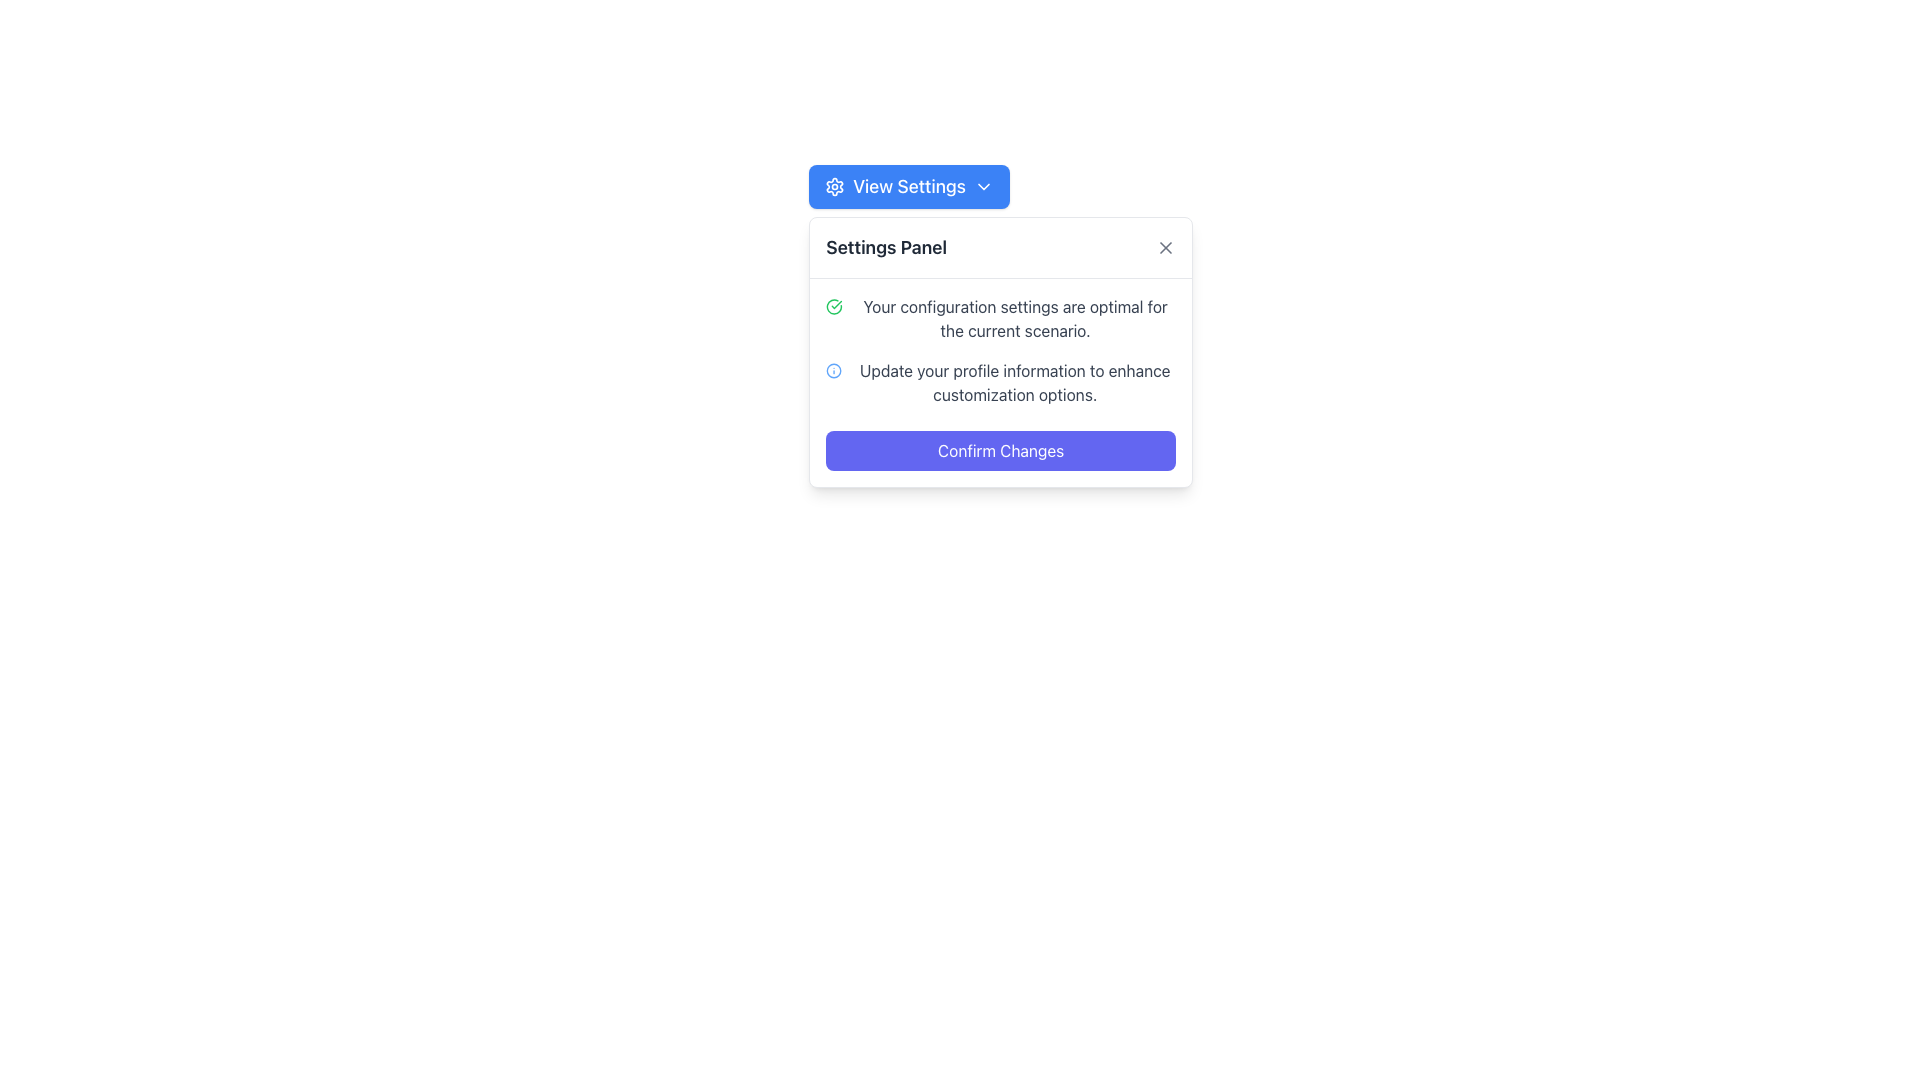 The height and width of the screenshot is (1080, 1920). What do you see at coordinates (983, 186) in the screenshot?
I see `the downward-facing chevron icon with a blue background, located to the right of the 'View Settings' text` at bounding box center [983, 186].